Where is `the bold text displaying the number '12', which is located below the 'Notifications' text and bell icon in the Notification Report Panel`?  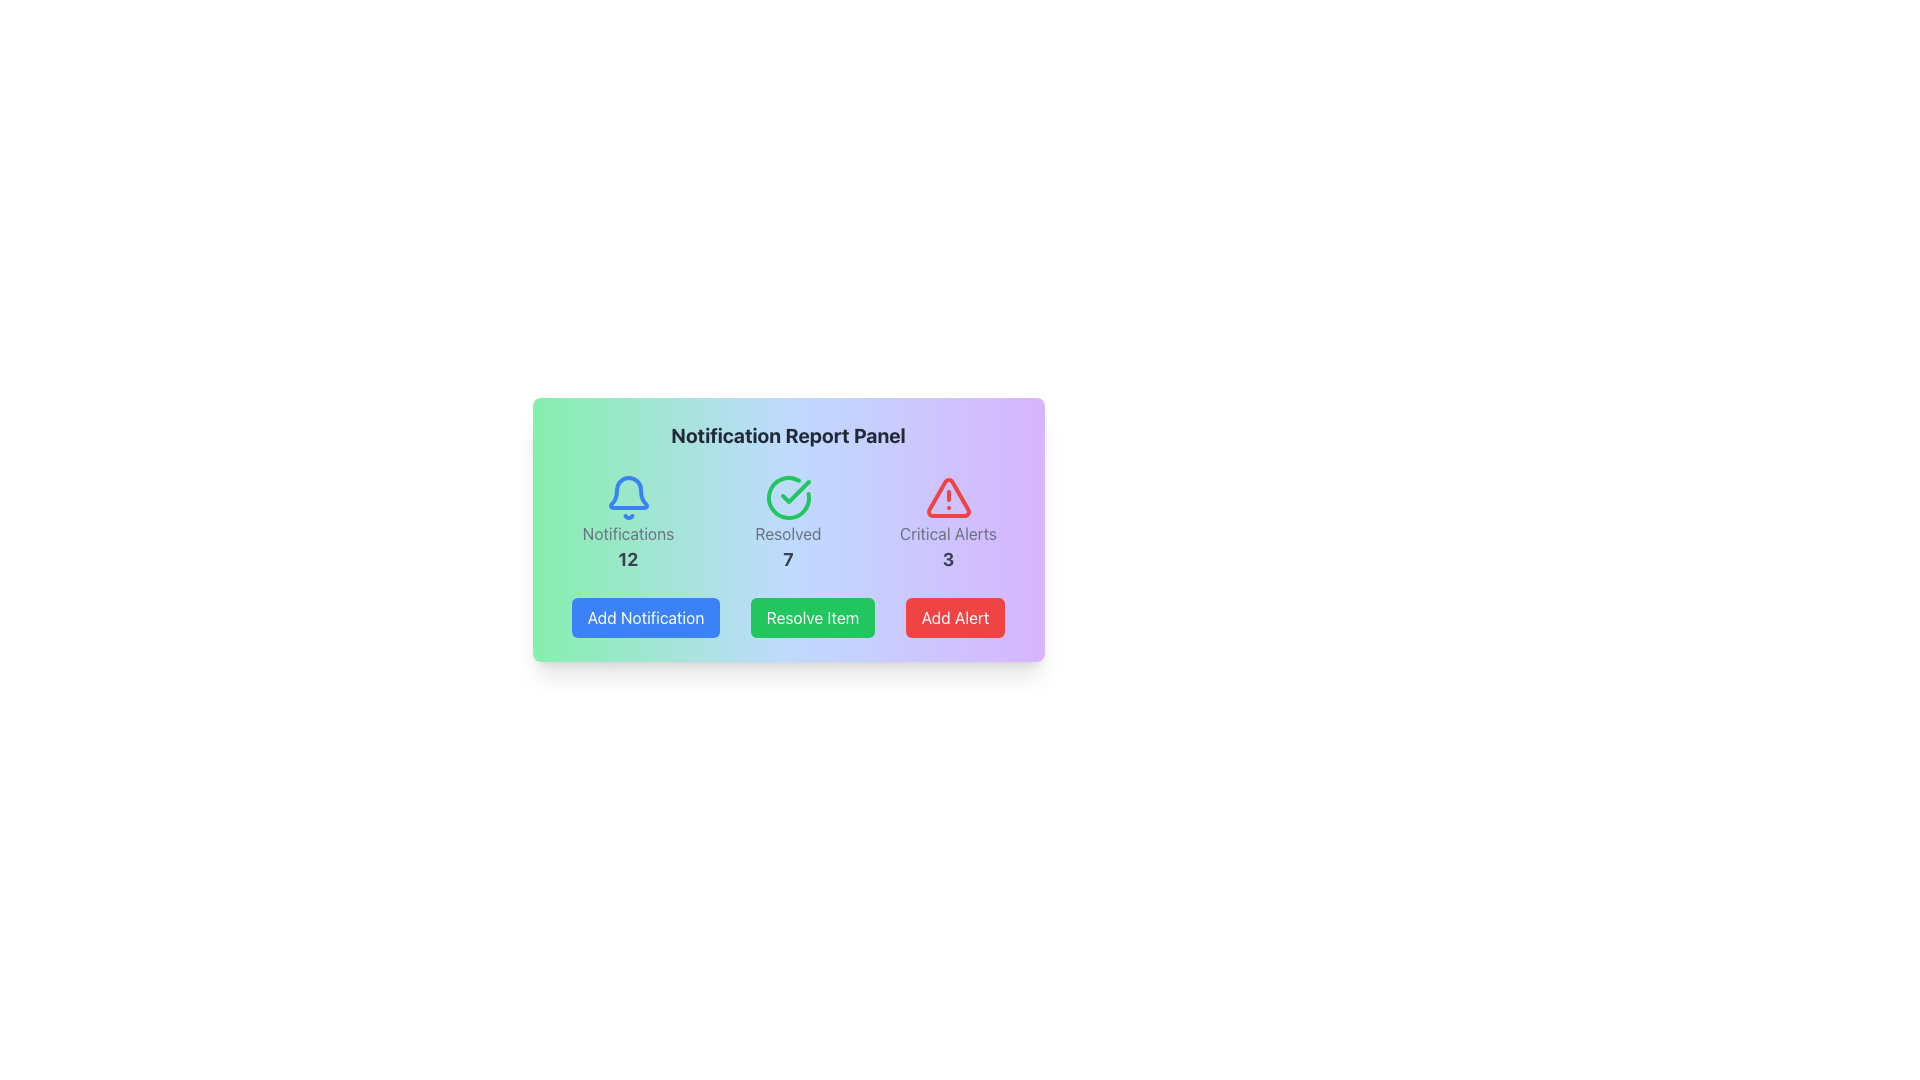 the bold text displaying the number '12', which is located below the 'Notifications' text and bell icon in the Notification Report Panel is located at coordinates (627, 559).